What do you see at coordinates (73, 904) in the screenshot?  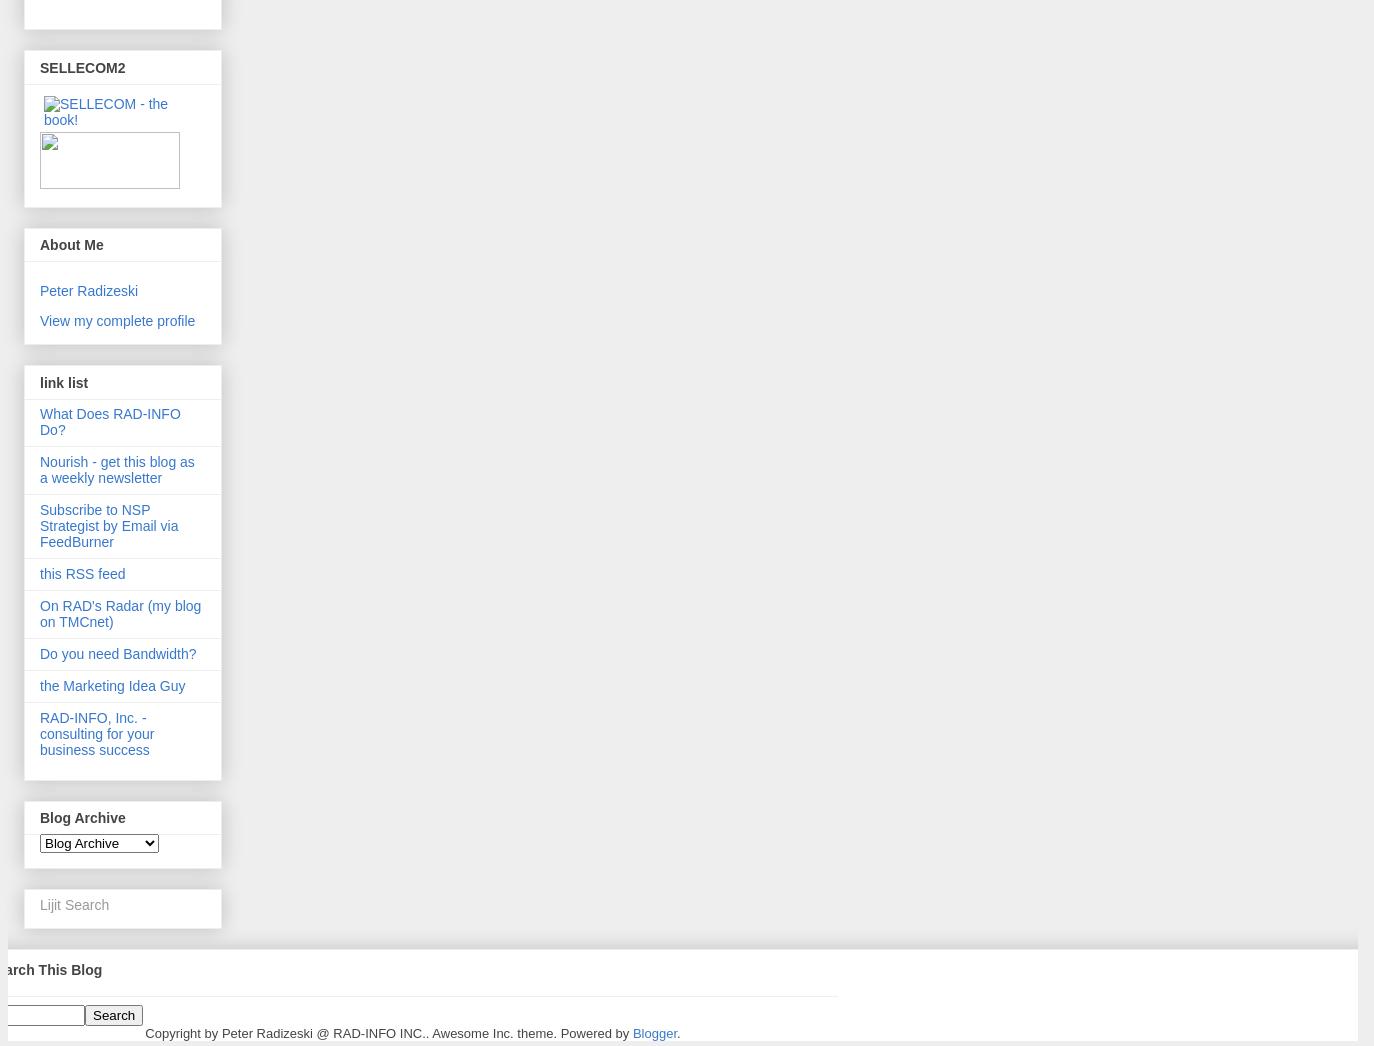 I see `'Lijit Search'` at bounding box center [73, 904].